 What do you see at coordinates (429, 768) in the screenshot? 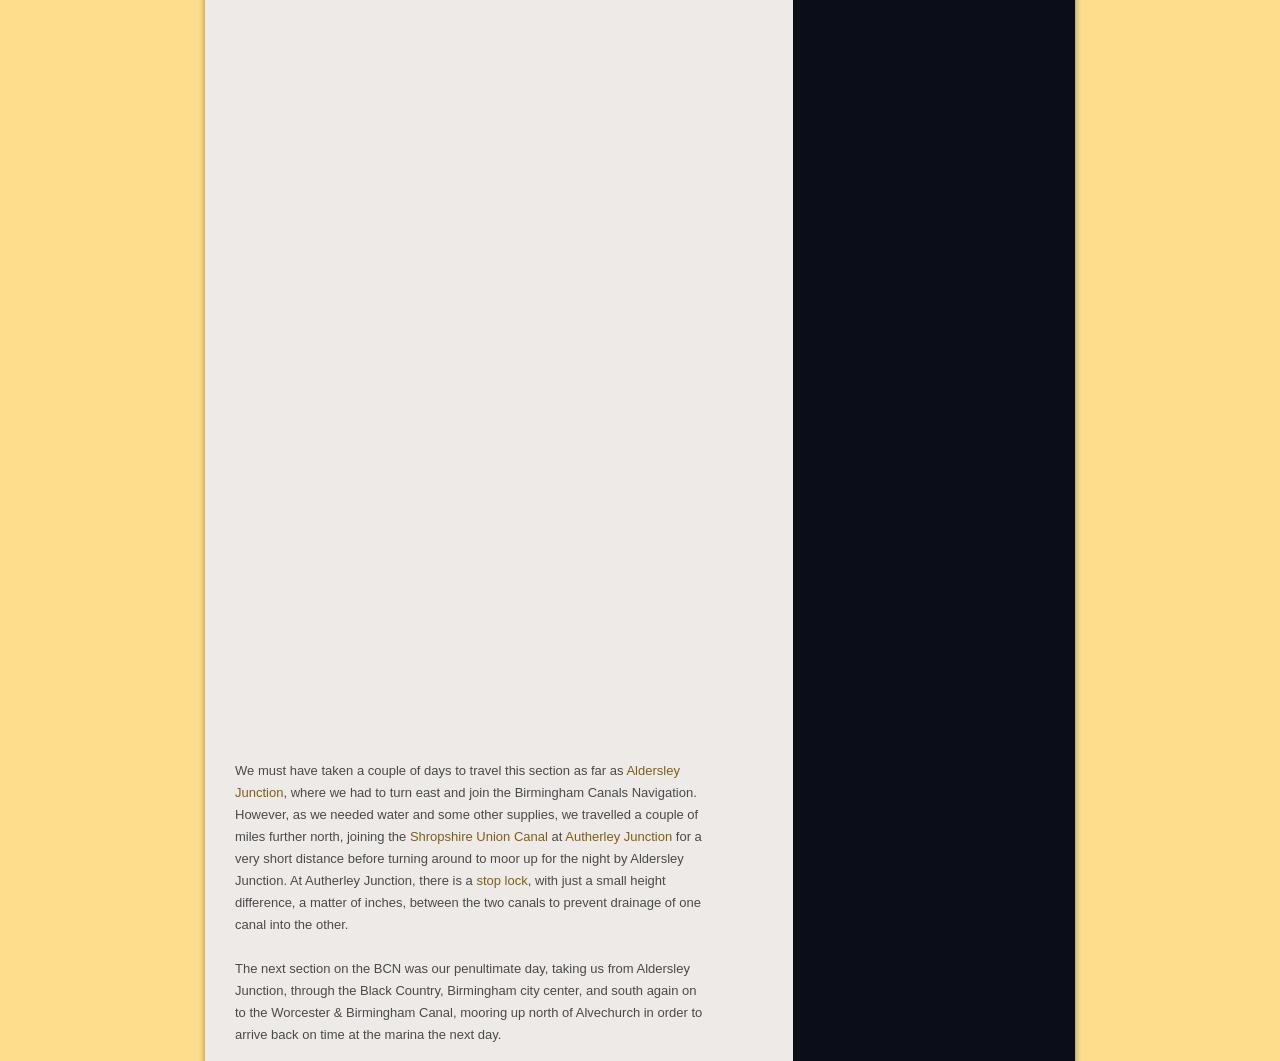
I see `'We must have taken a couple of days to travel this section as far as'` at bounding box center [429, 768].